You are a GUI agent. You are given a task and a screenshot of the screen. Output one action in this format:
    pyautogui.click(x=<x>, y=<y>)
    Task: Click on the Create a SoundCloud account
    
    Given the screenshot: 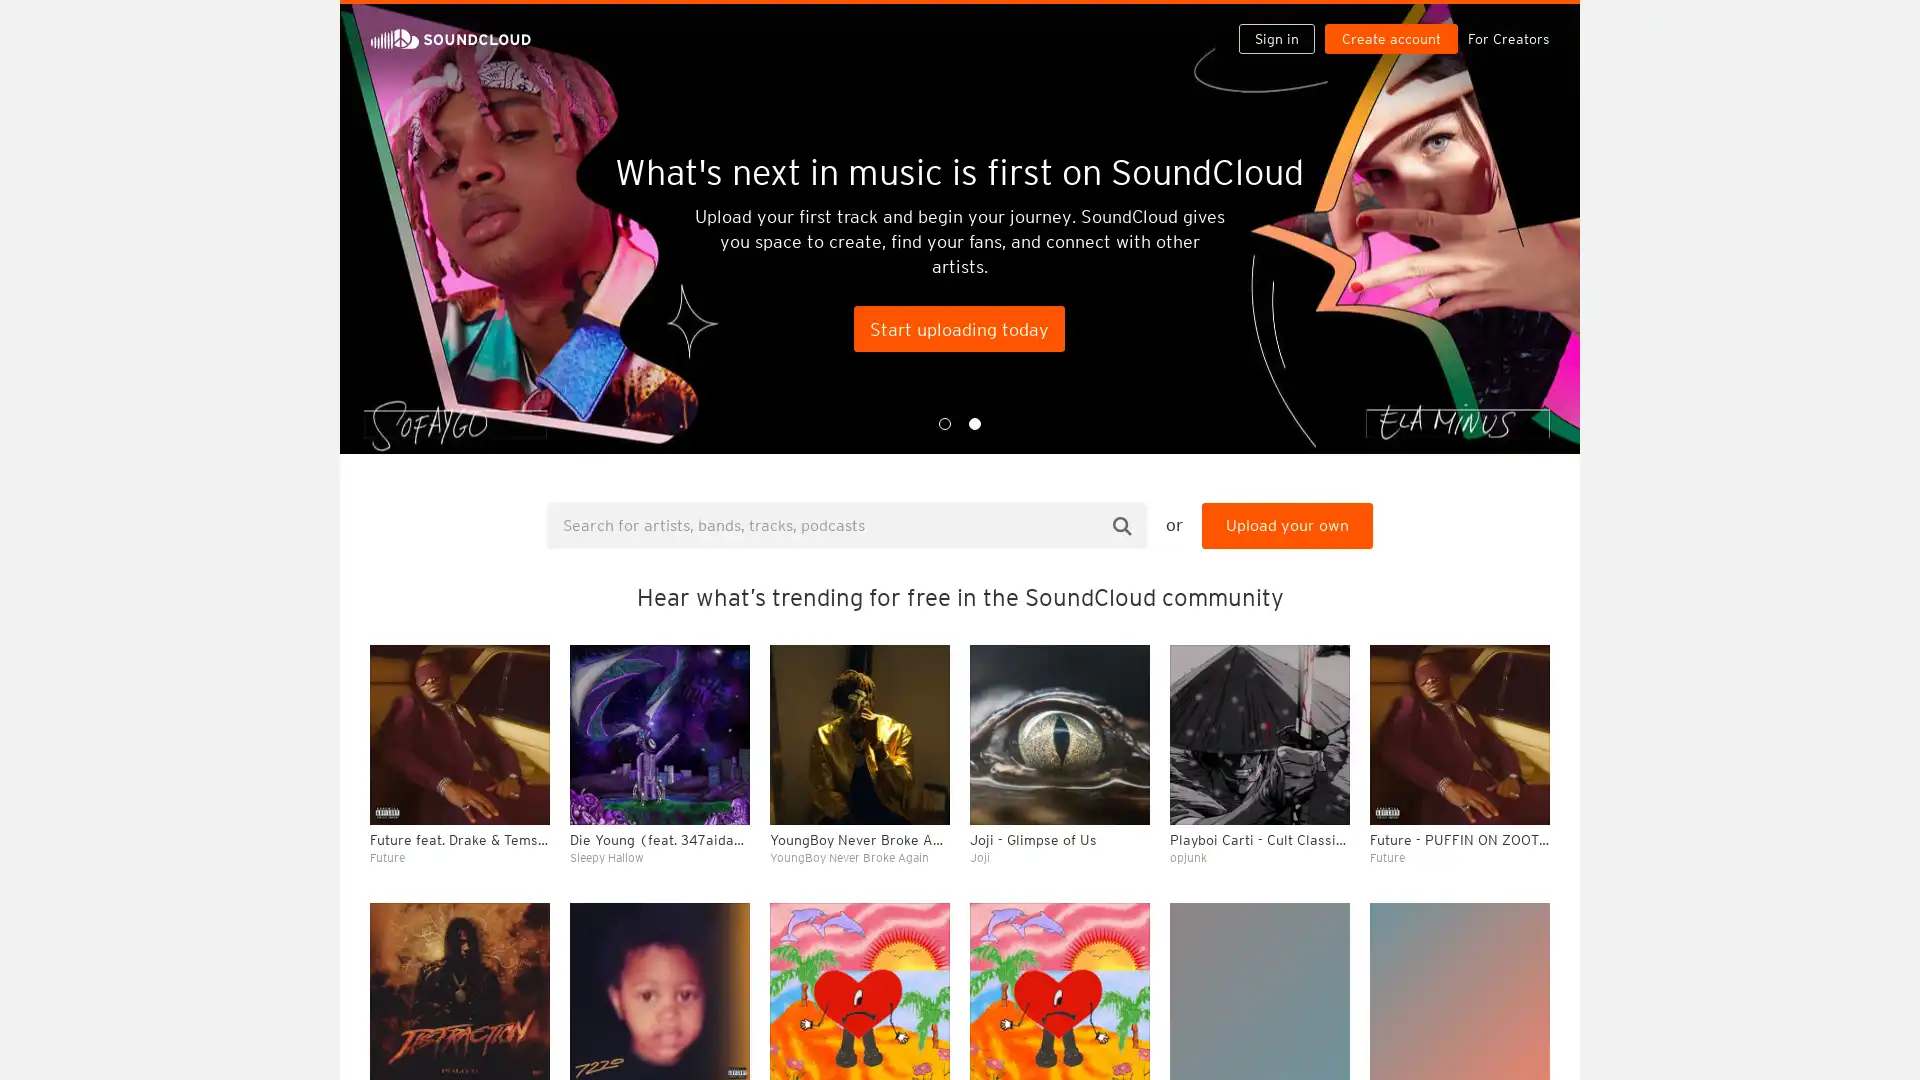 What is the action you would take?
    pyautogui.click(x=1390, y=38)
    